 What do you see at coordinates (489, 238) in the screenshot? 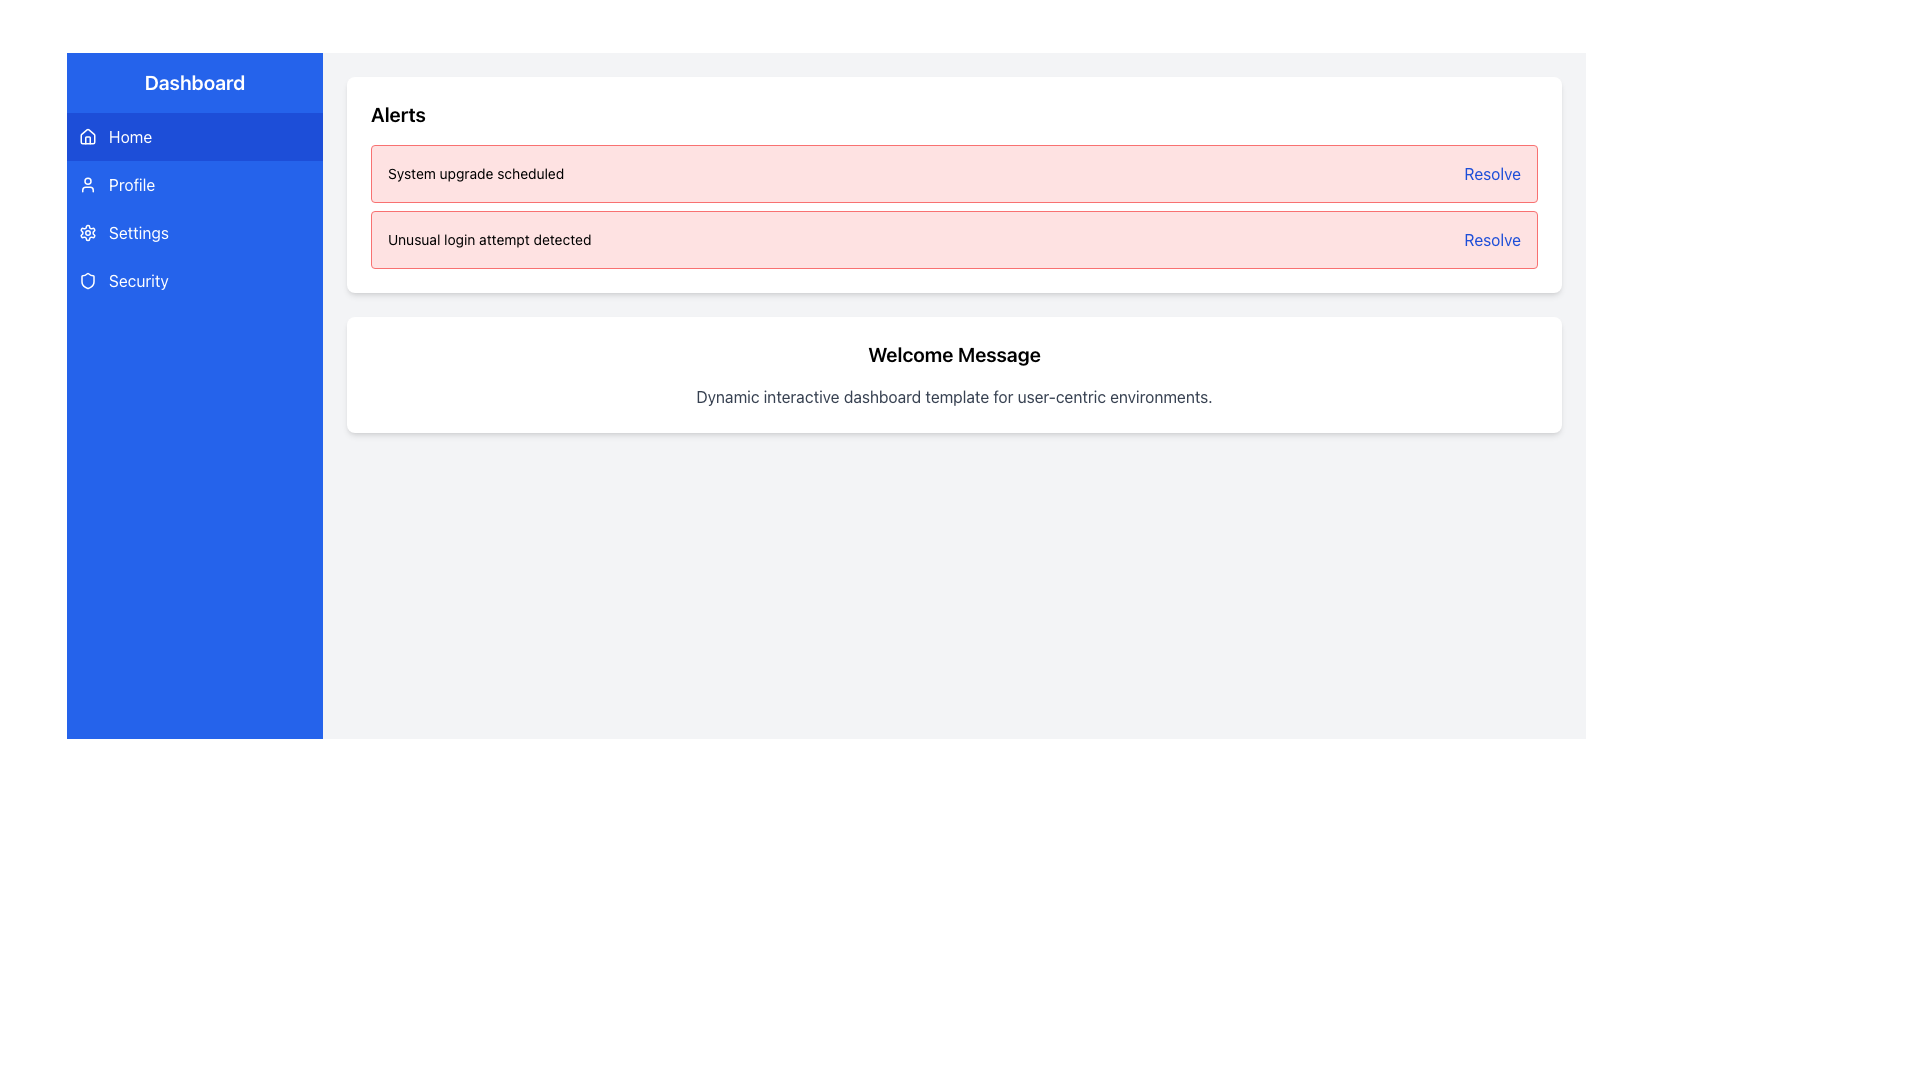
I see `the static text element that displays a notification about a detected unusual login attempt, located in the 'Alerts' section of the interface` at bounding box center [489, 238].